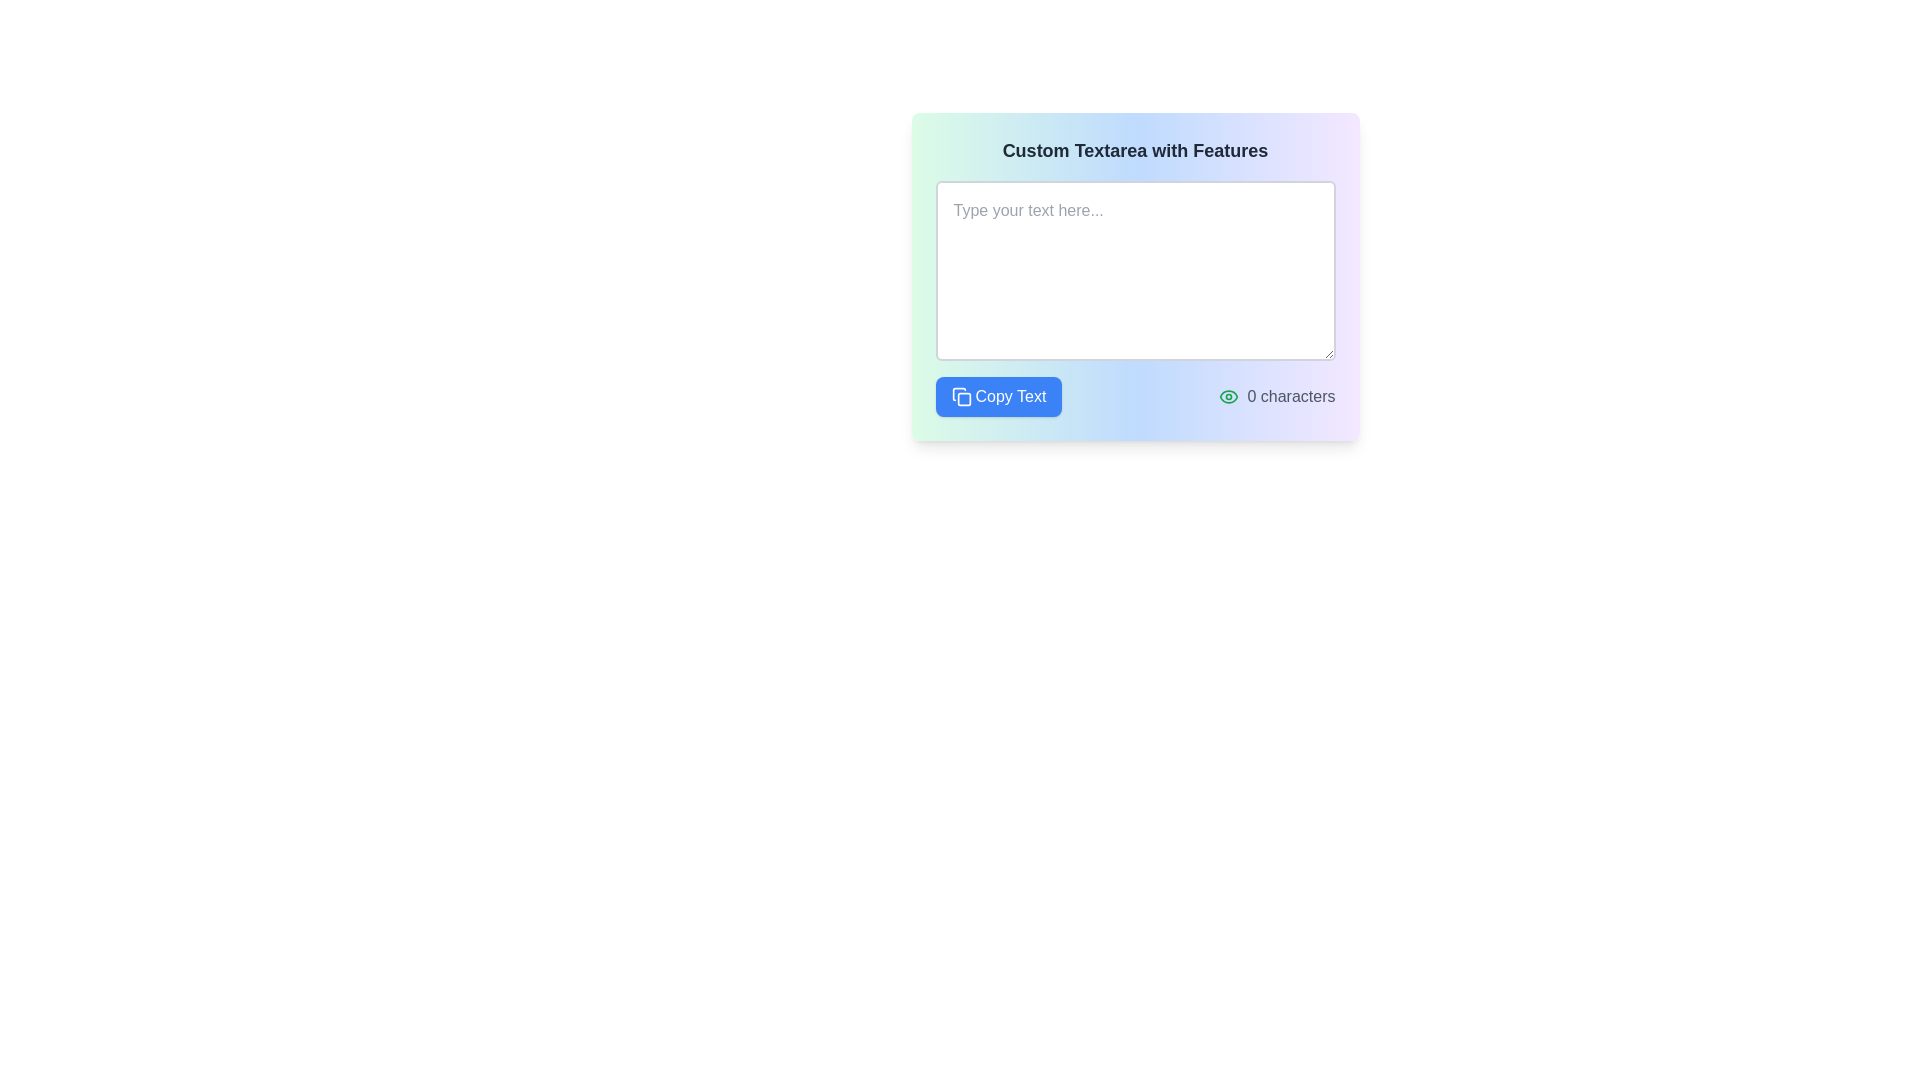  Describe the element at coordinates (1291, 397) in the screenshot. I see `the character count indicator text label located at the bottom-right corner of the 'Custom Textarea with Features' box, which dynamically updates` at that location.